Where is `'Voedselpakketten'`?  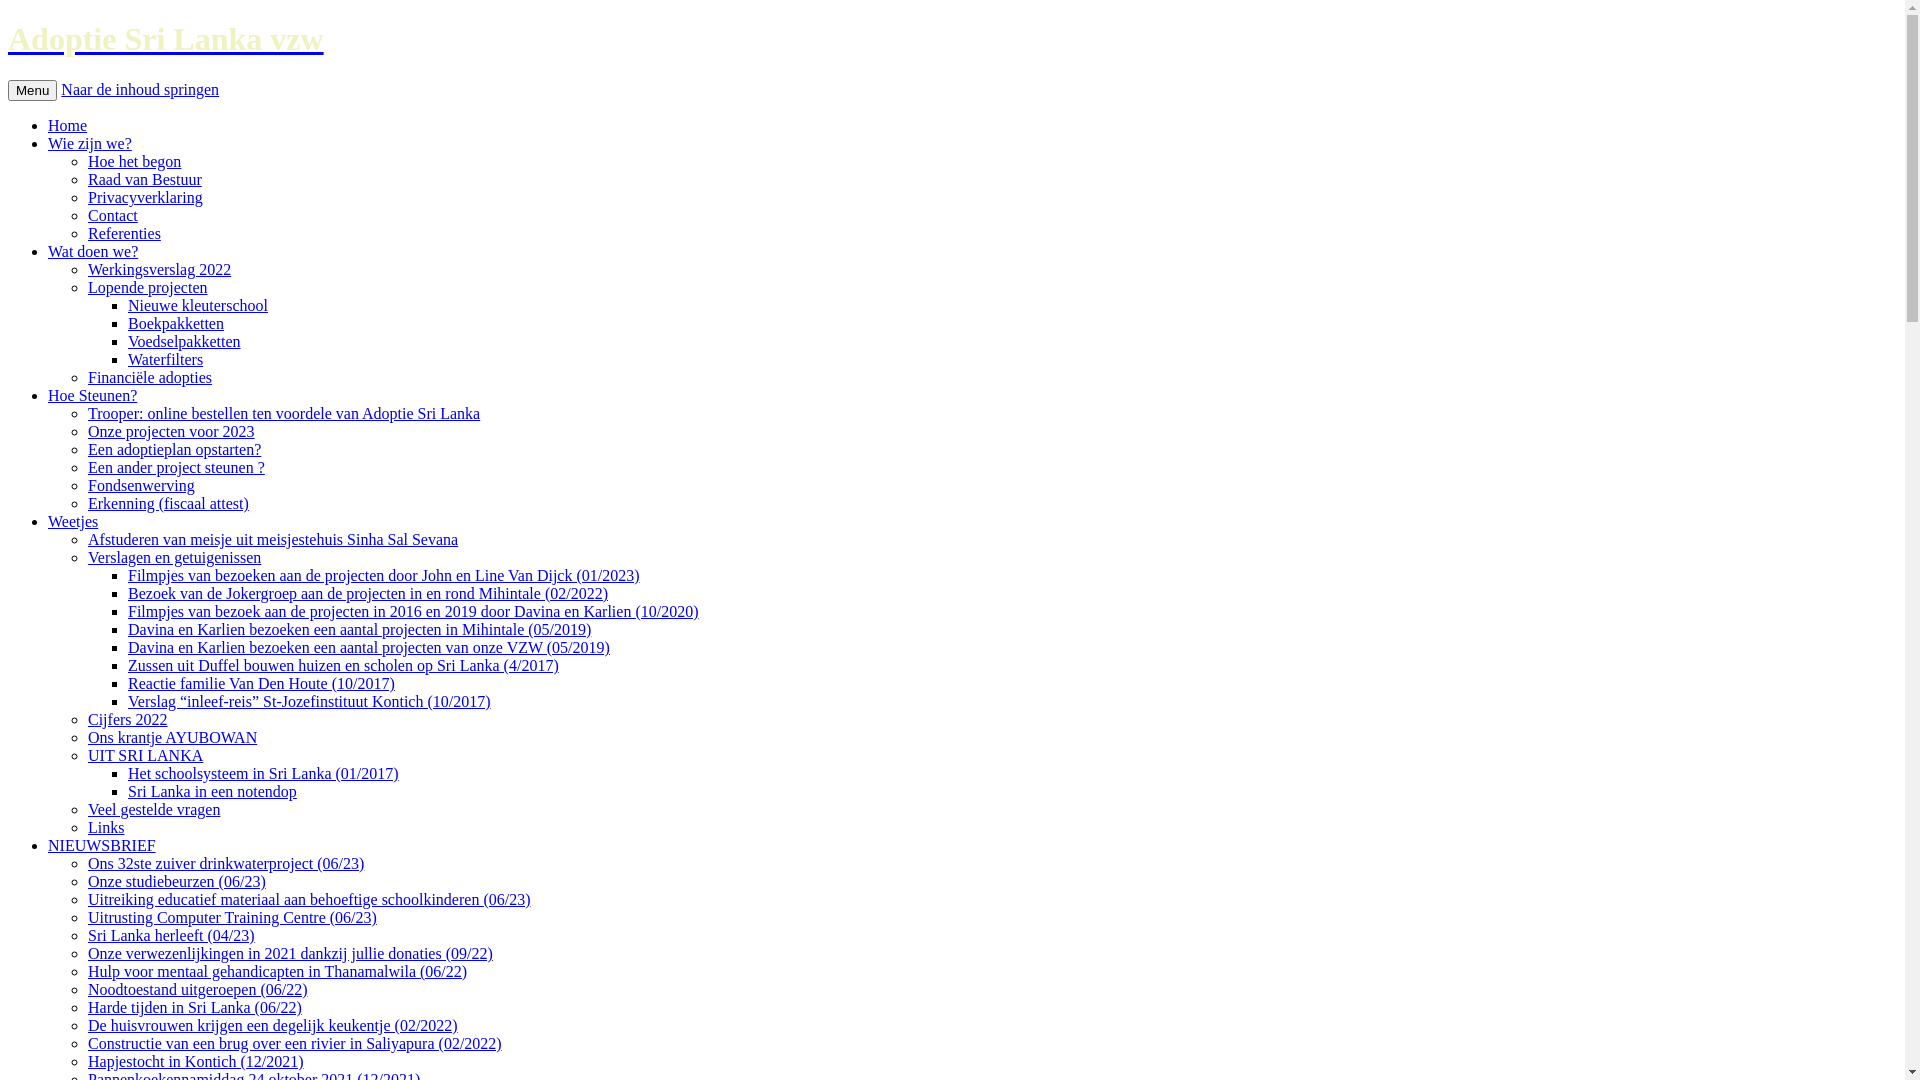
'Voedselpakketten' is located at coordinates (184, 340).